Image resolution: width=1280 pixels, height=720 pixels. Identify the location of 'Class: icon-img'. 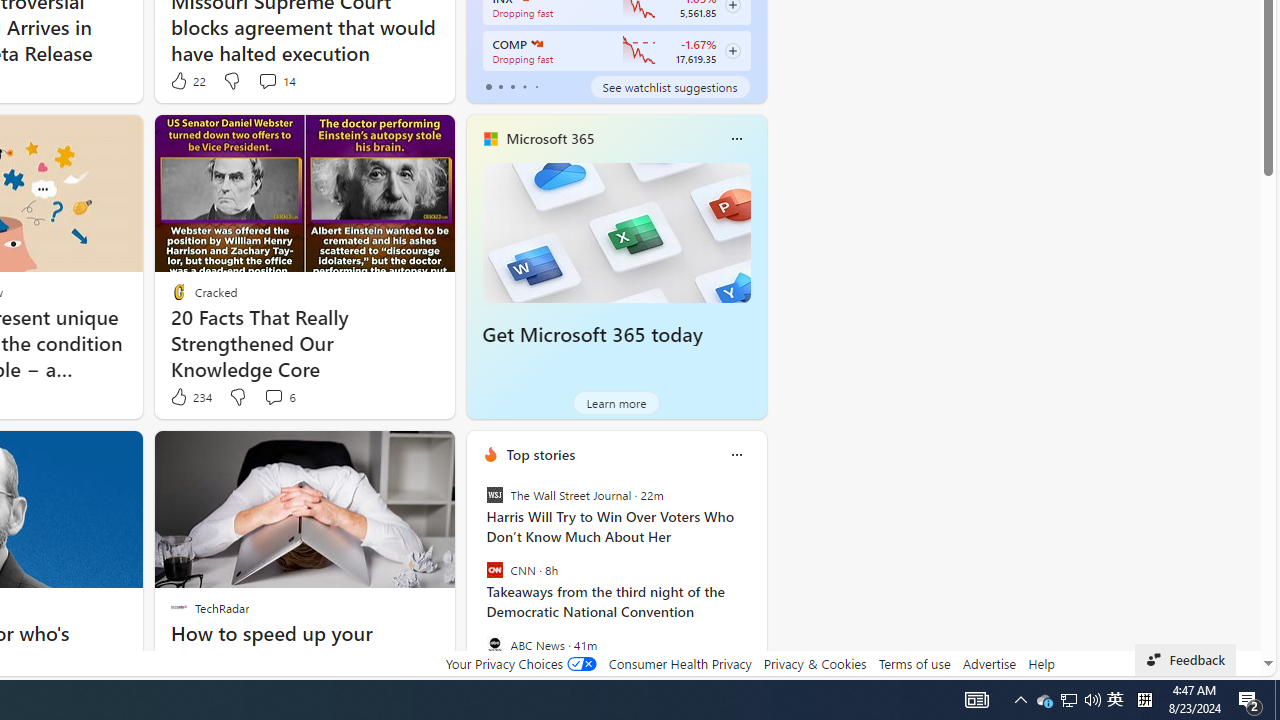
(735, 455).